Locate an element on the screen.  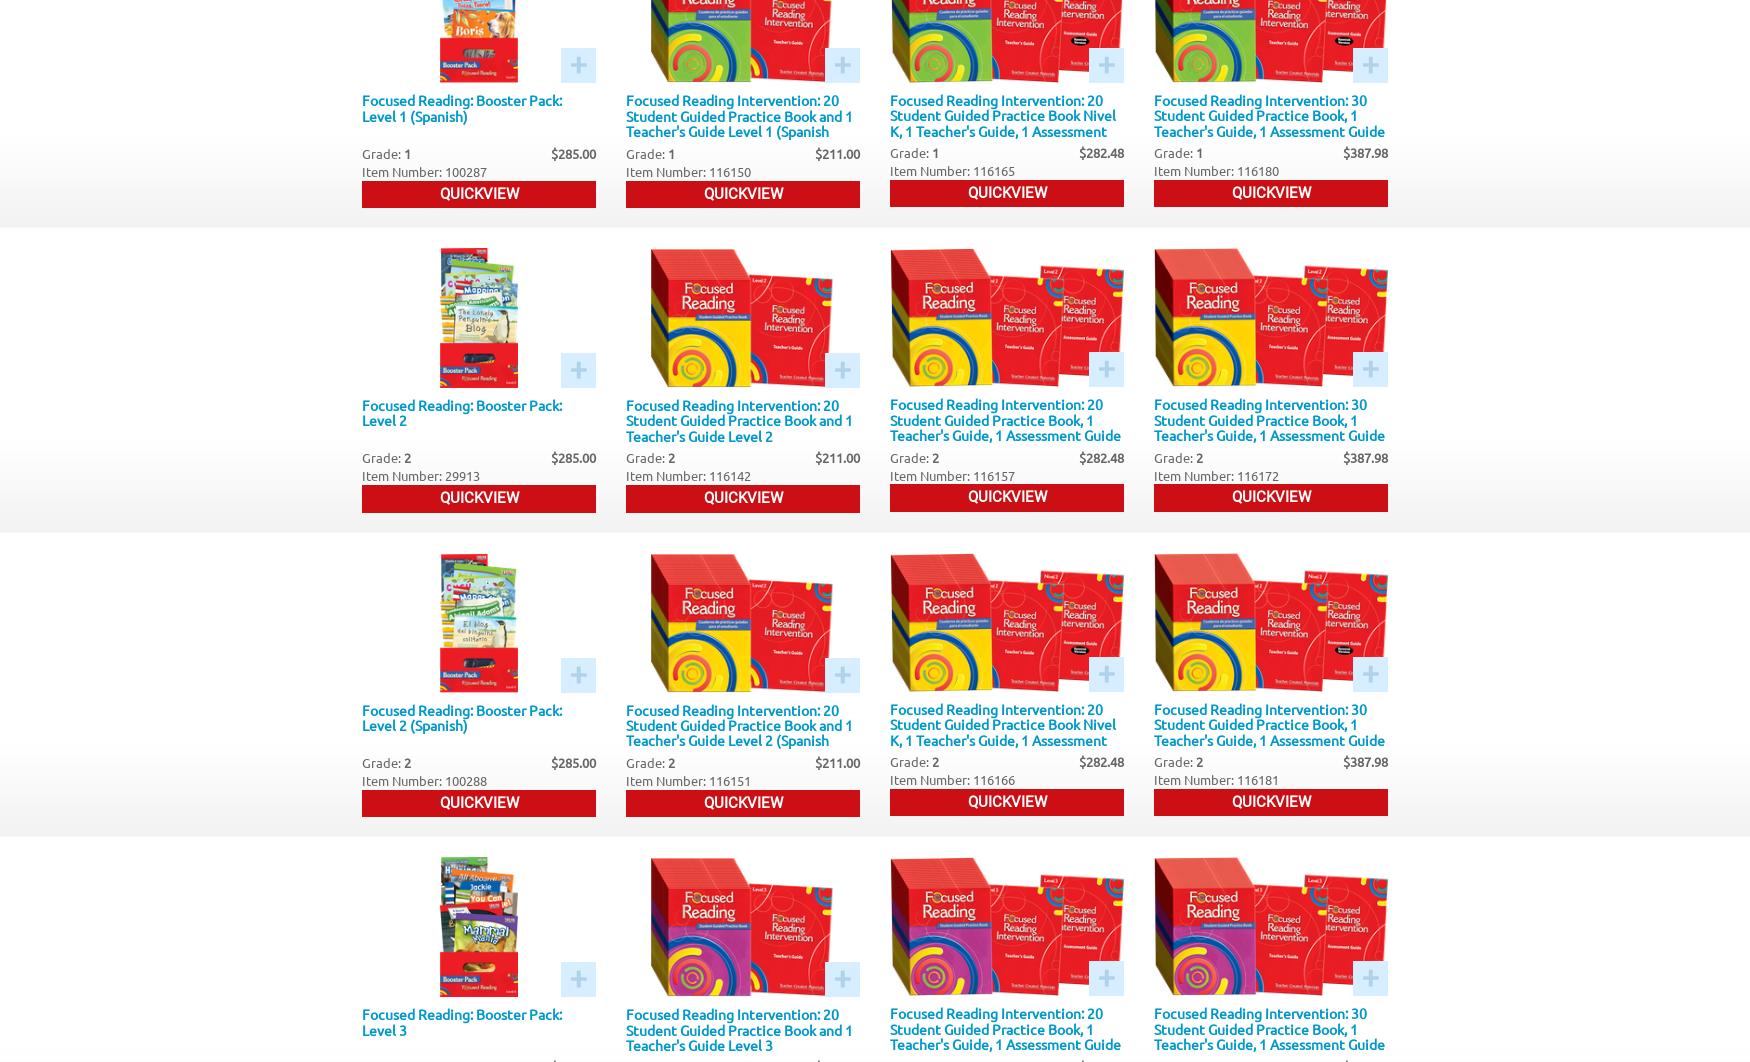
'Focused Reading: Booster Pack: Level 2 (Spanish)' is located at coordinates (462, 716).